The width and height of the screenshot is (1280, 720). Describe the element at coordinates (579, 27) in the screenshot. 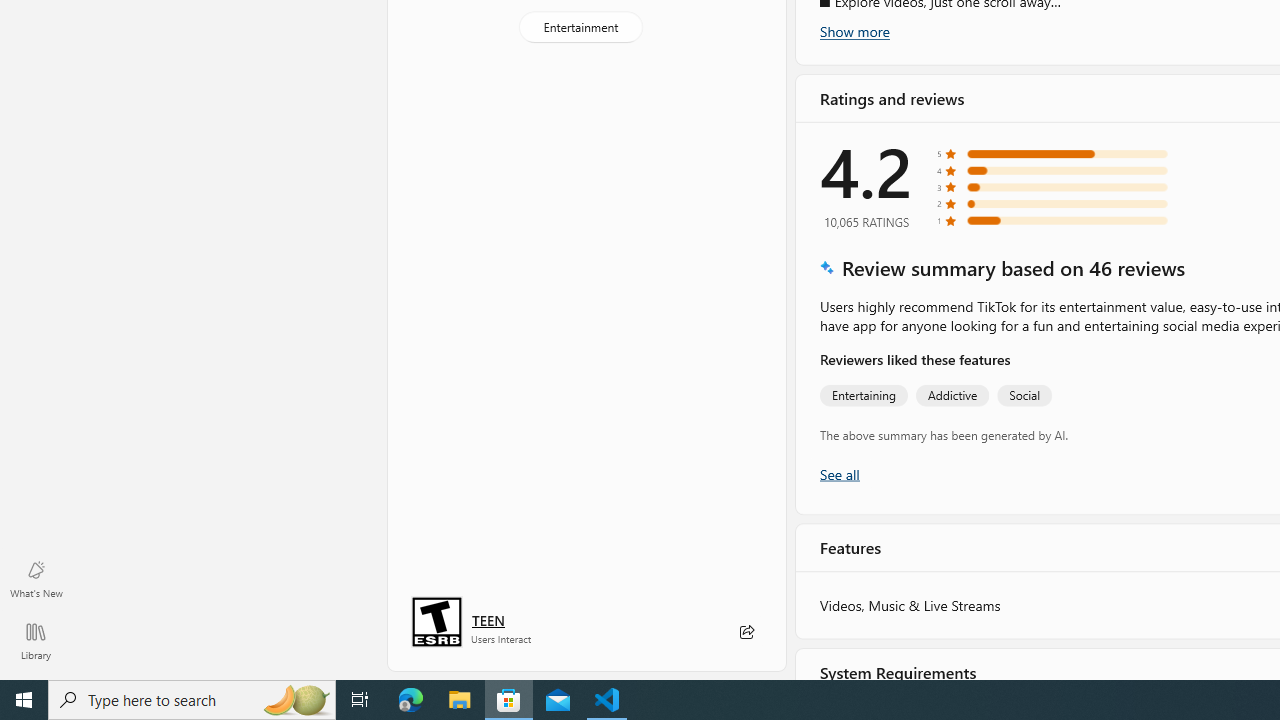

I see `'Entertainment'` at that location.